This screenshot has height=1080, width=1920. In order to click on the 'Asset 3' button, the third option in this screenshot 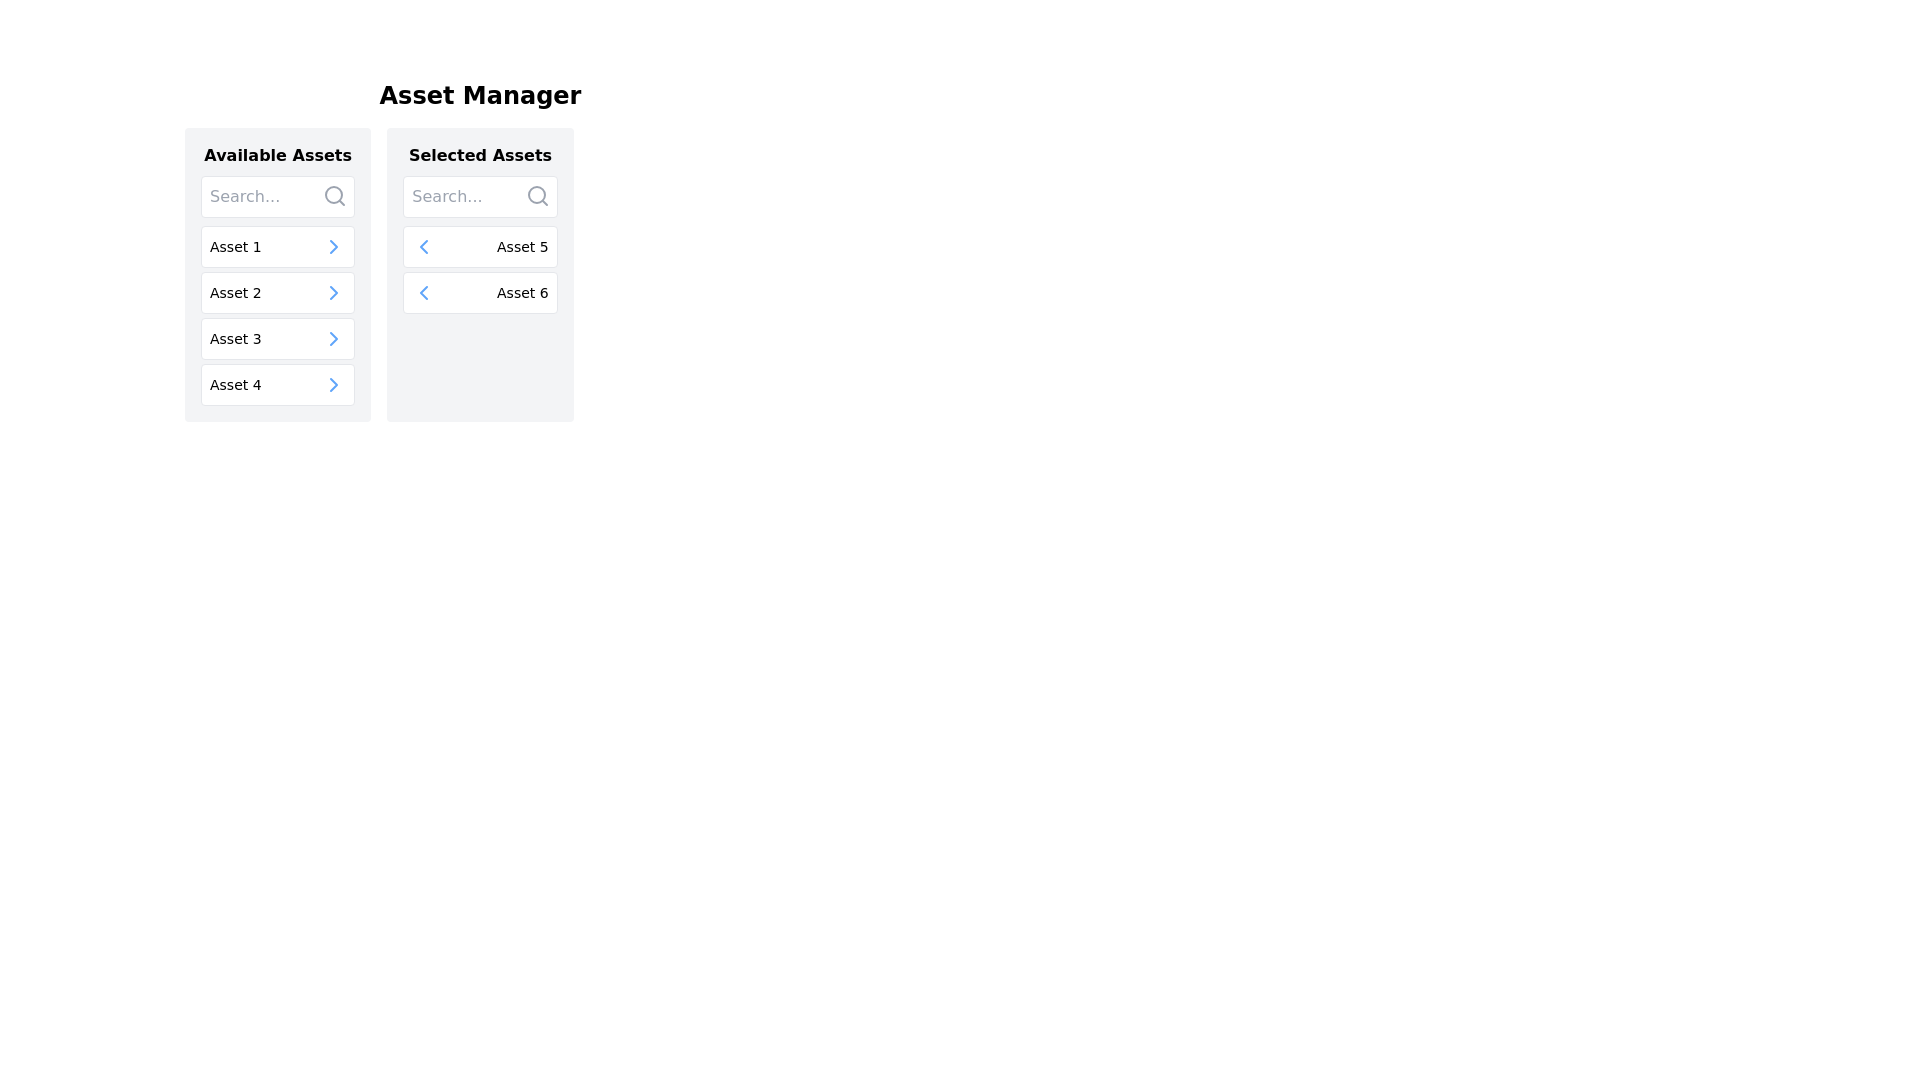, I will do `click(277, 338)`.